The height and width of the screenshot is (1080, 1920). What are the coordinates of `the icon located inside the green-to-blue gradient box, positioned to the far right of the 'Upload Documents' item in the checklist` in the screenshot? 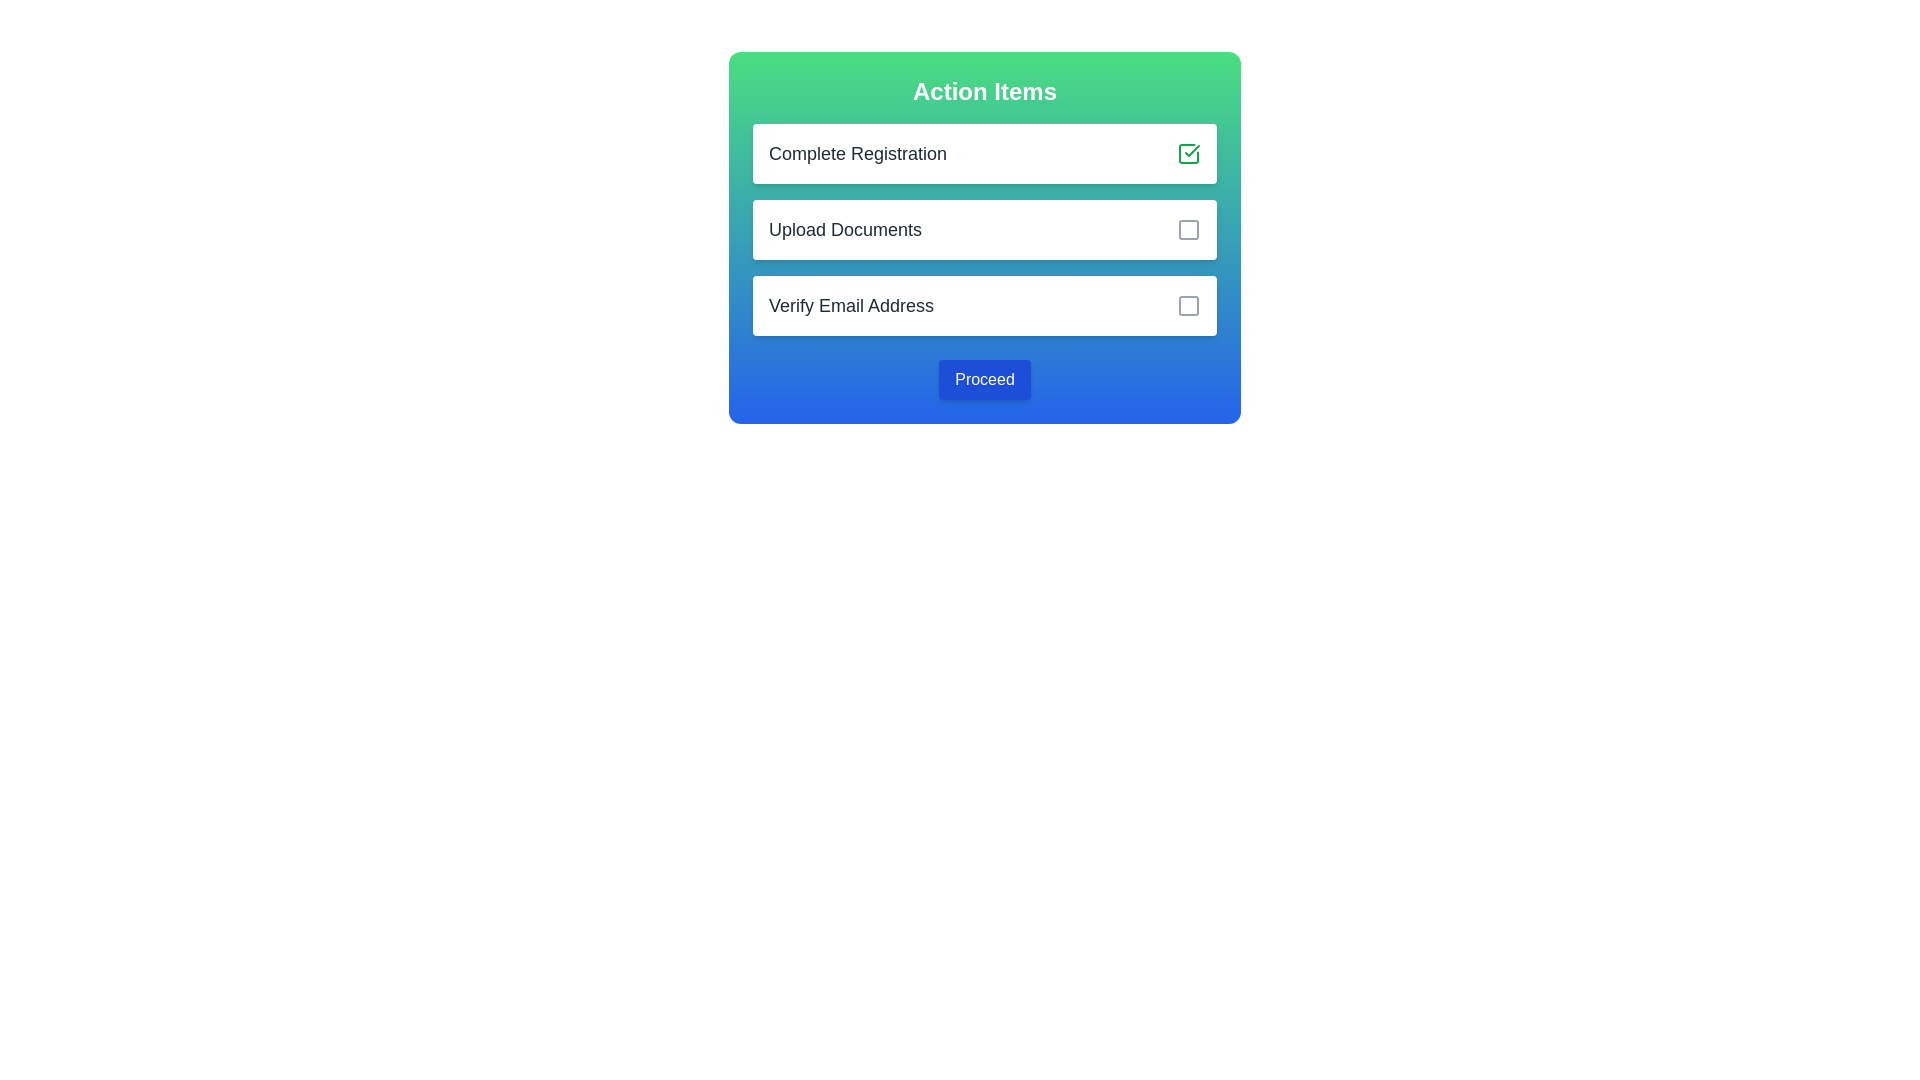 It's located at (1189, 229).